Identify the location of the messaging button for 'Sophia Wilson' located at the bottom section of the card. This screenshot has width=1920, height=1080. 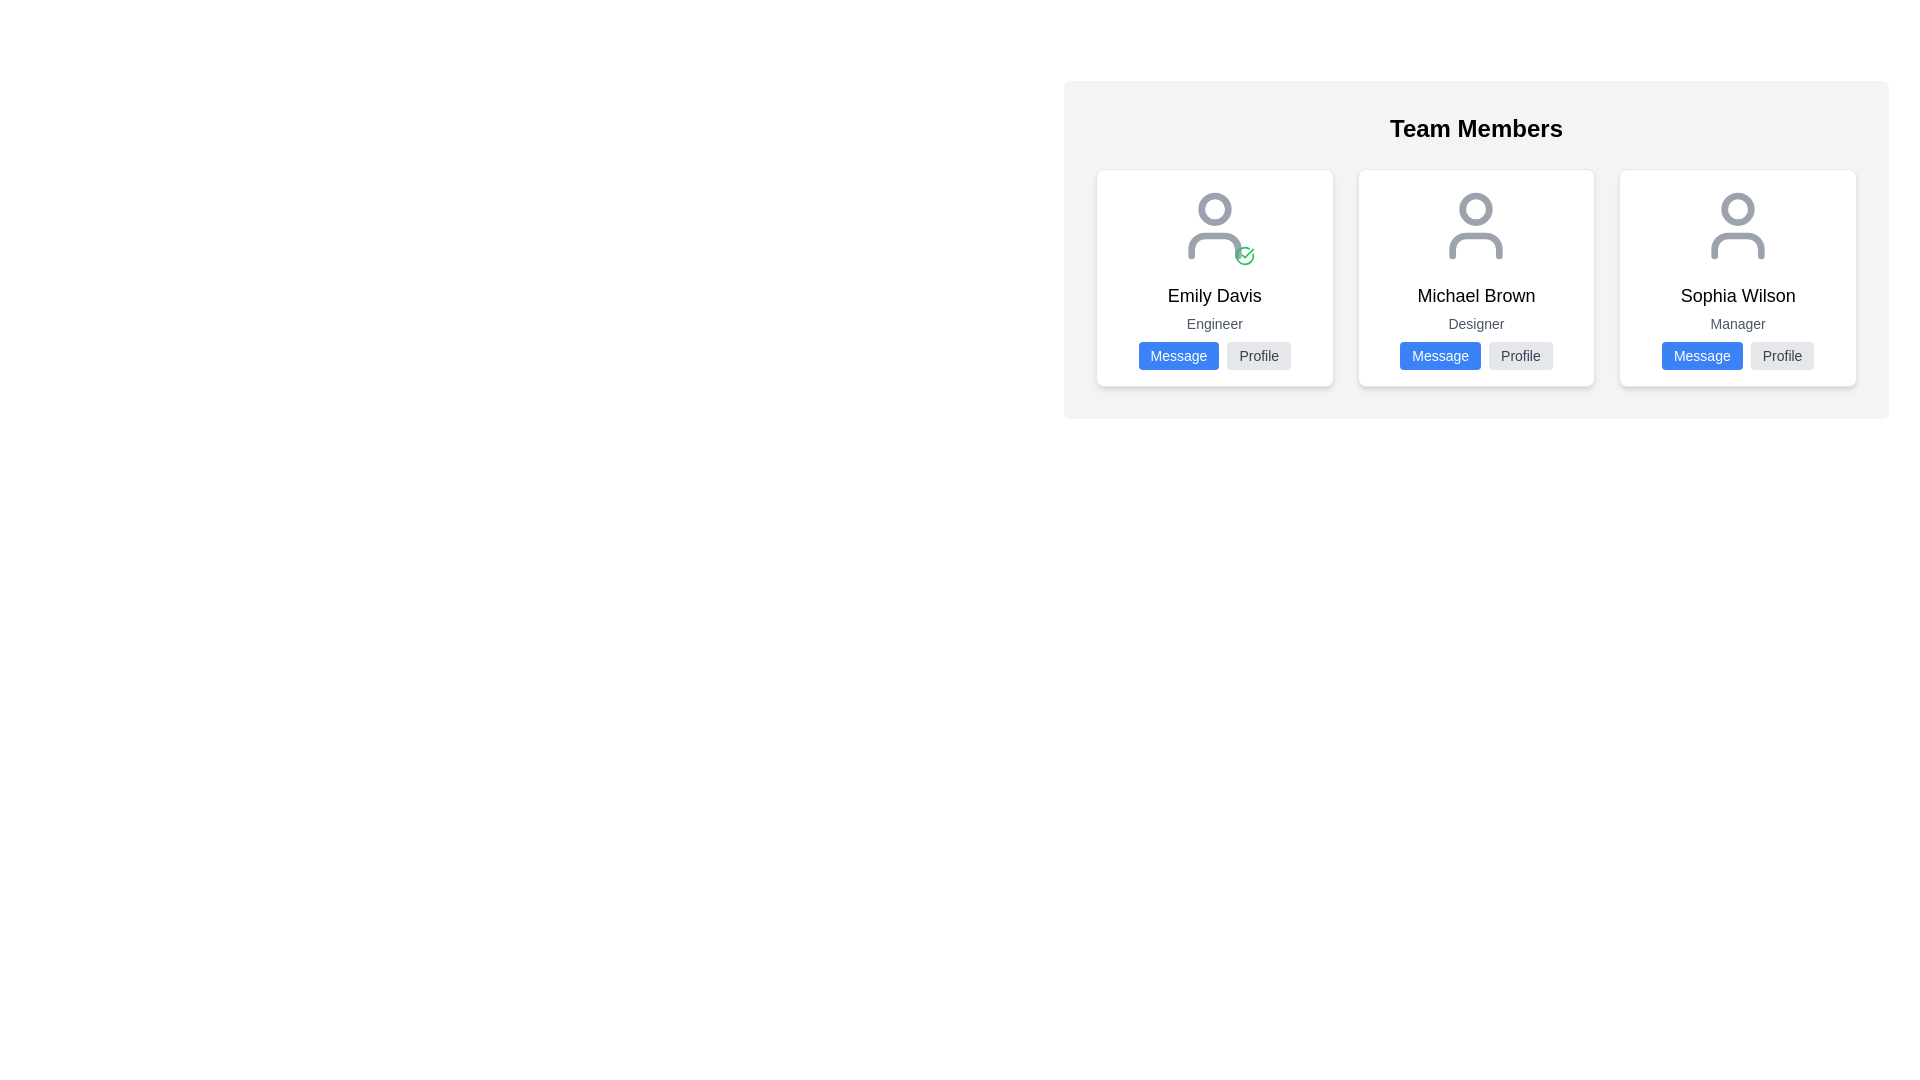
(1701, 354).